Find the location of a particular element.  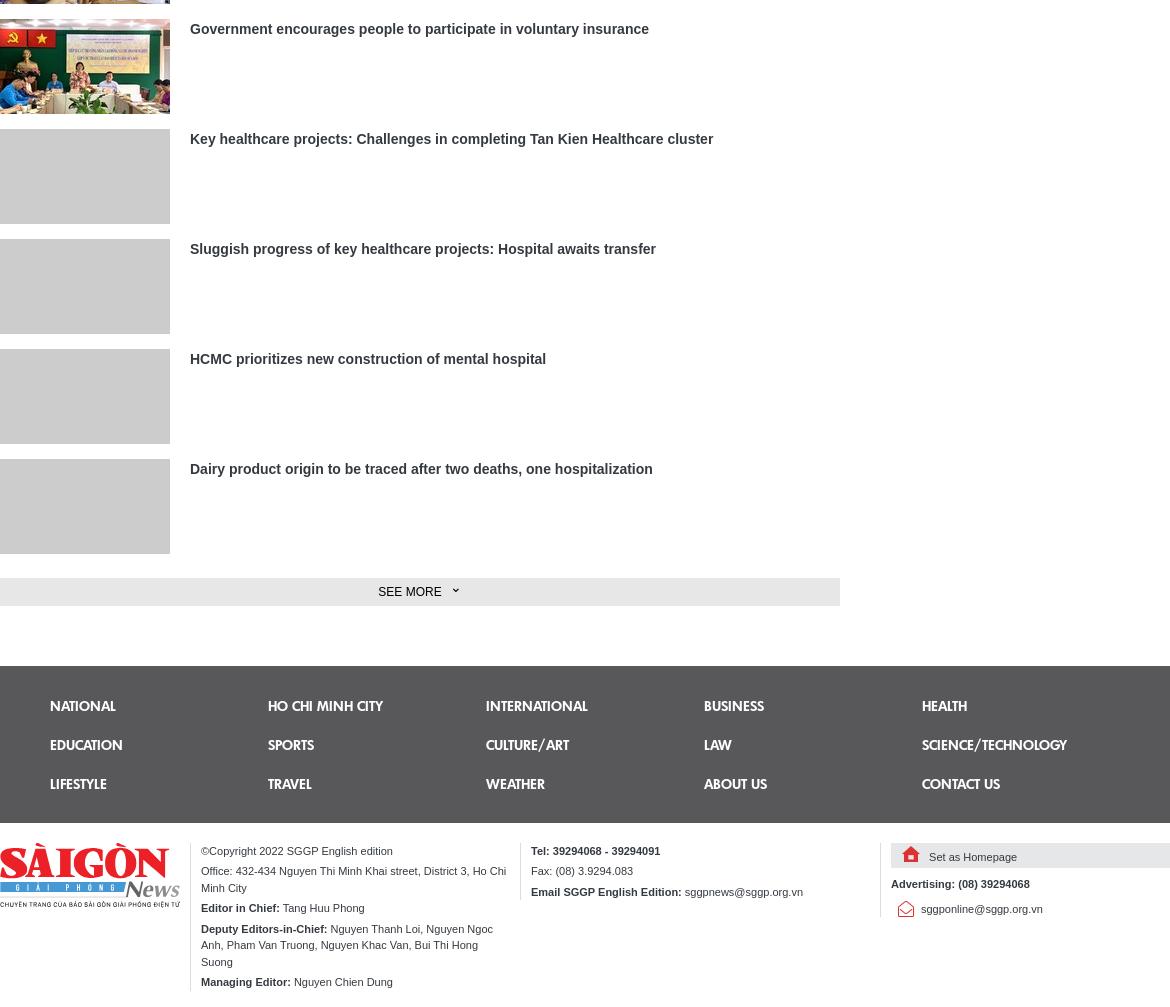

'Editor in Chief:' is located at coordinates (239, 907).